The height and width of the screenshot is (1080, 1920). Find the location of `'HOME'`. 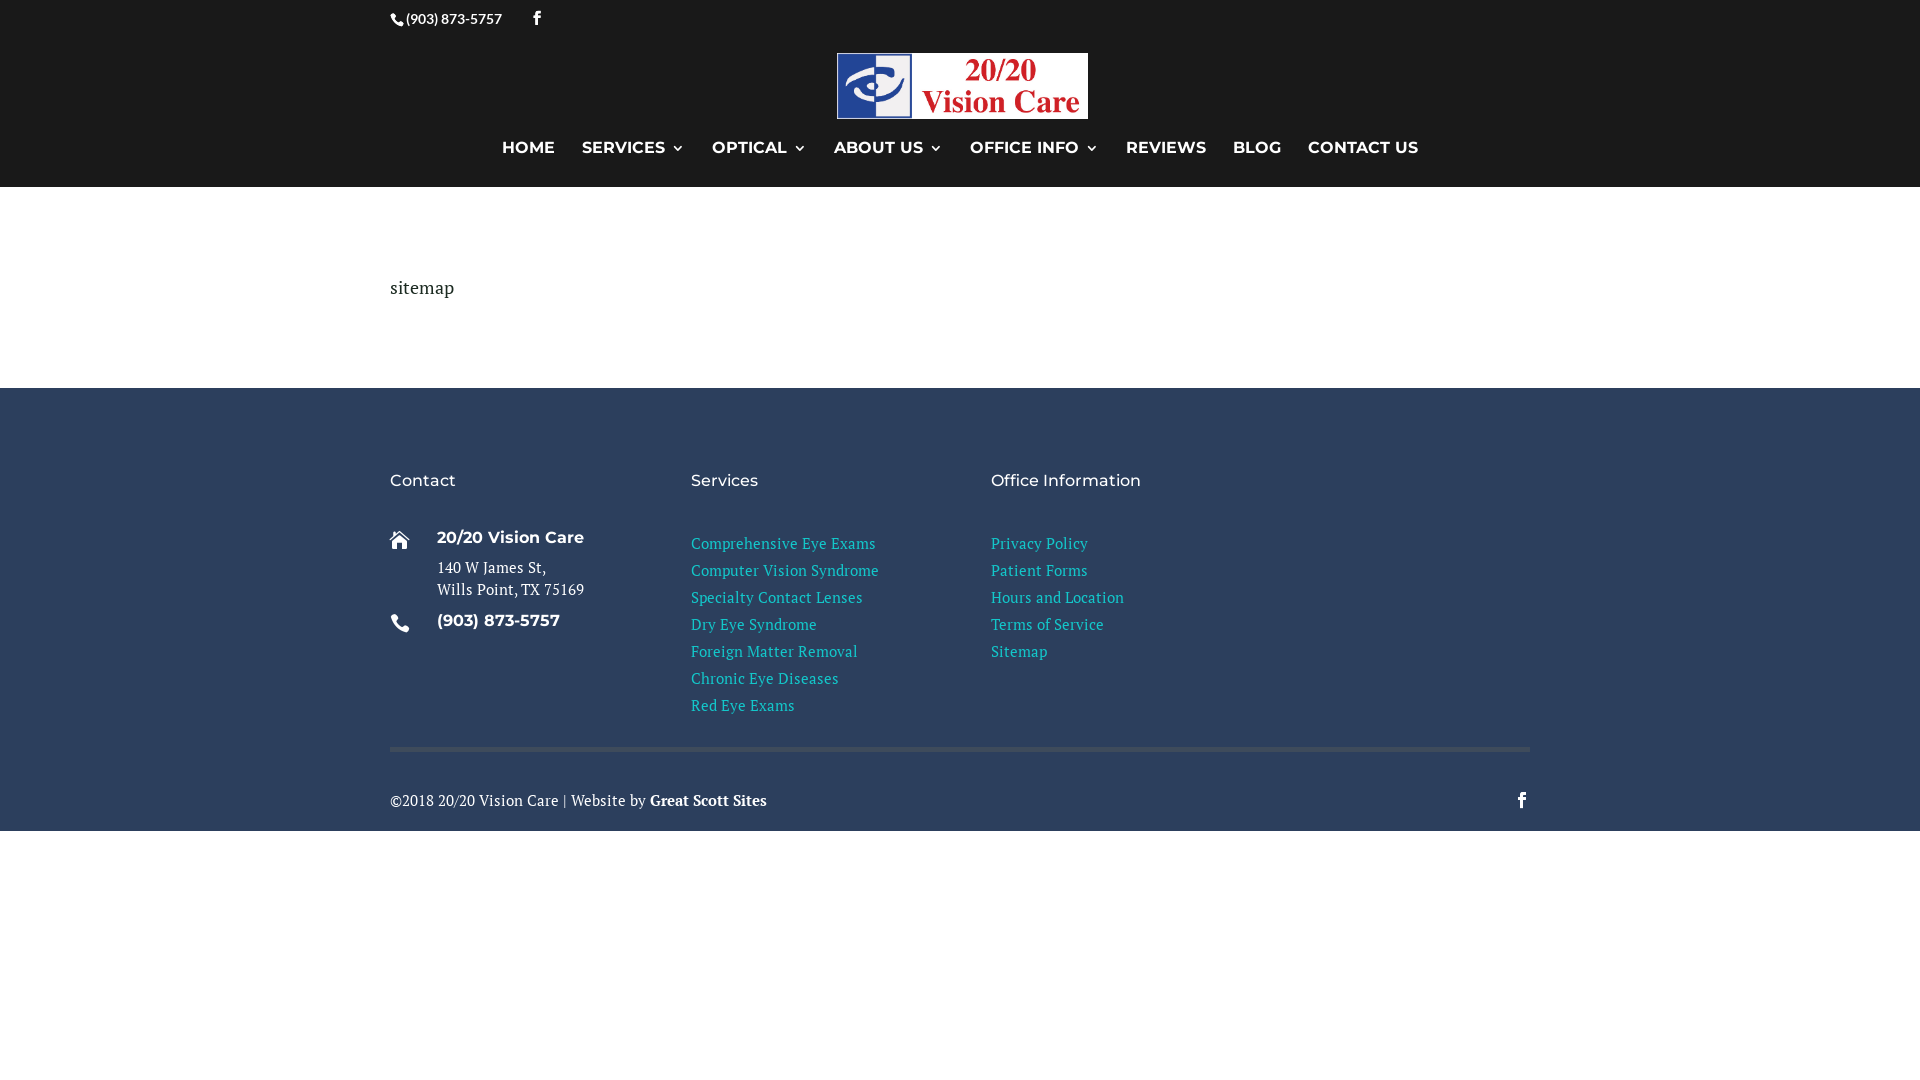

'HOME' is located at coordinates (528, 163).